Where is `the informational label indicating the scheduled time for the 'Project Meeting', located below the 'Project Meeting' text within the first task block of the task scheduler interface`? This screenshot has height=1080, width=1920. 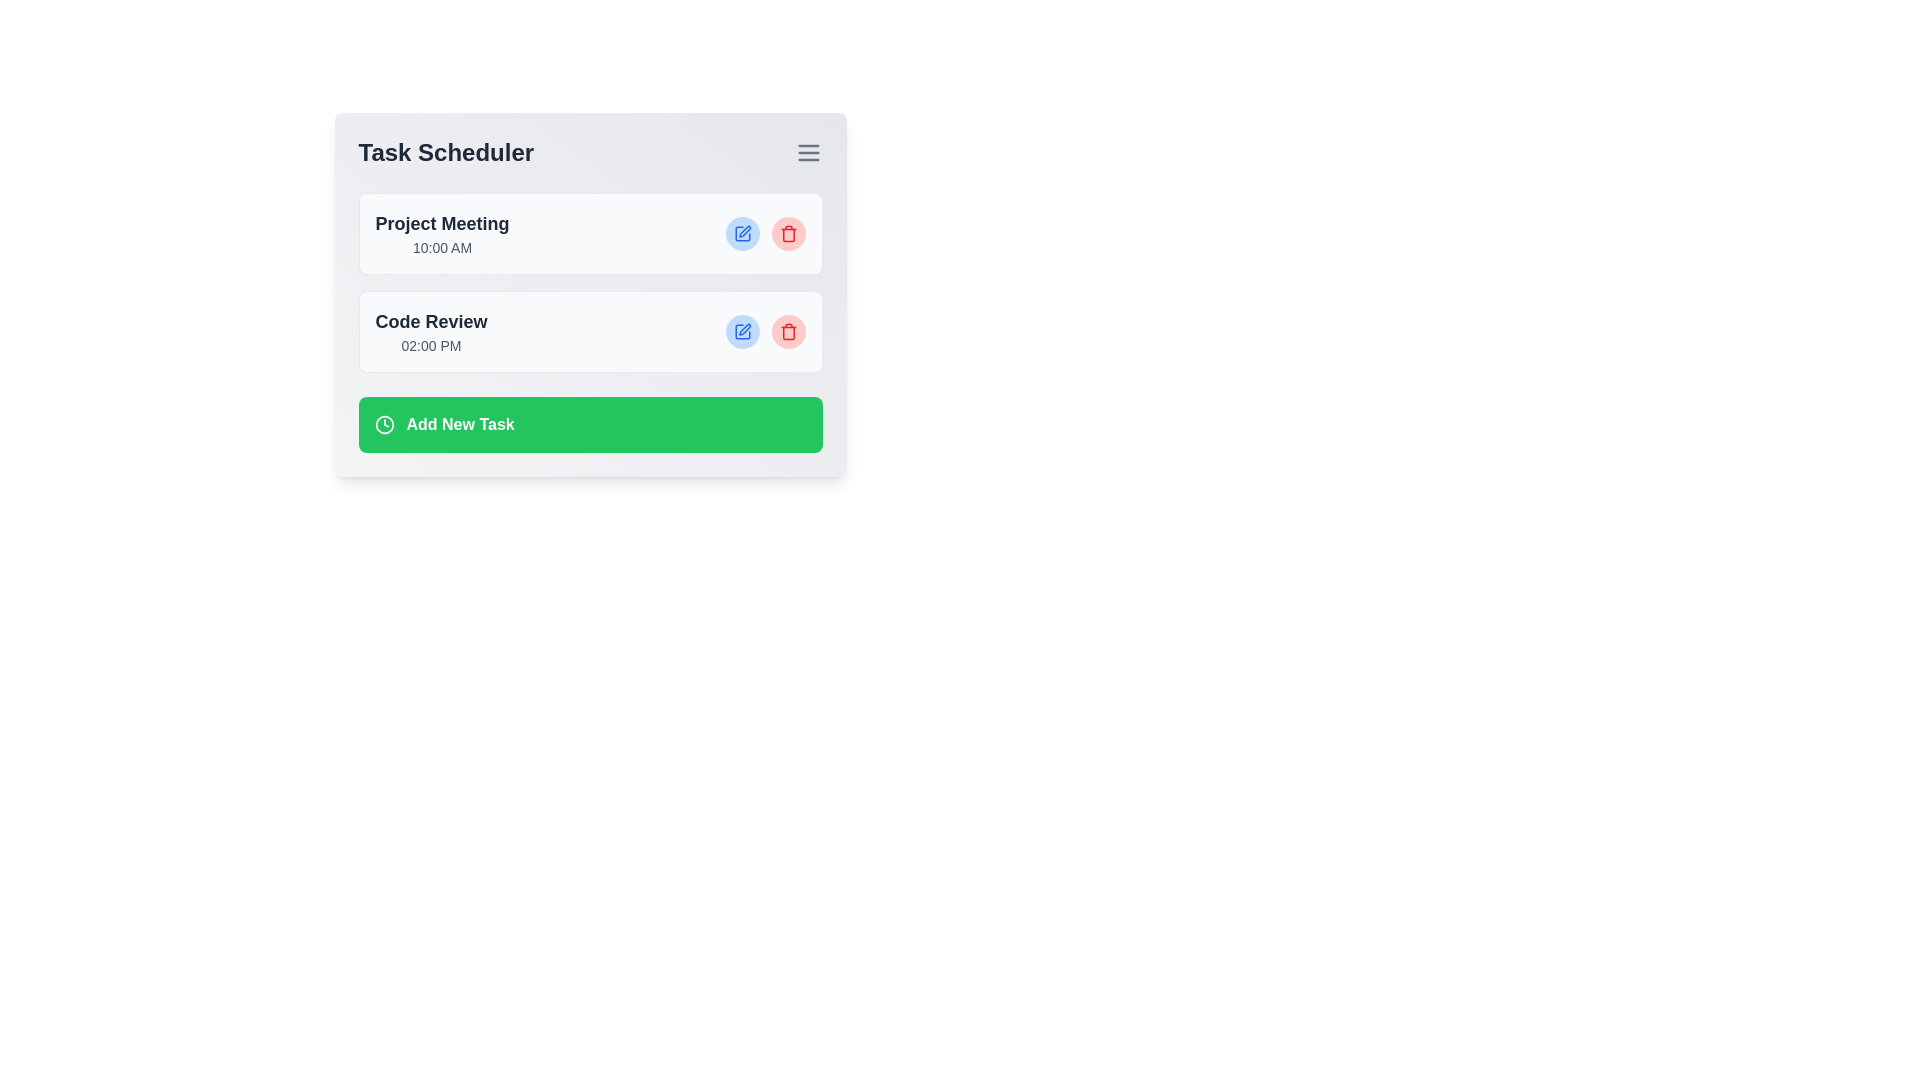
the informational label indicating the scheduled time for the 'Project Meeting', located below the 'Project Meeting' text within the first task block of the task scheduler interface is located at coordinates (441, 246).